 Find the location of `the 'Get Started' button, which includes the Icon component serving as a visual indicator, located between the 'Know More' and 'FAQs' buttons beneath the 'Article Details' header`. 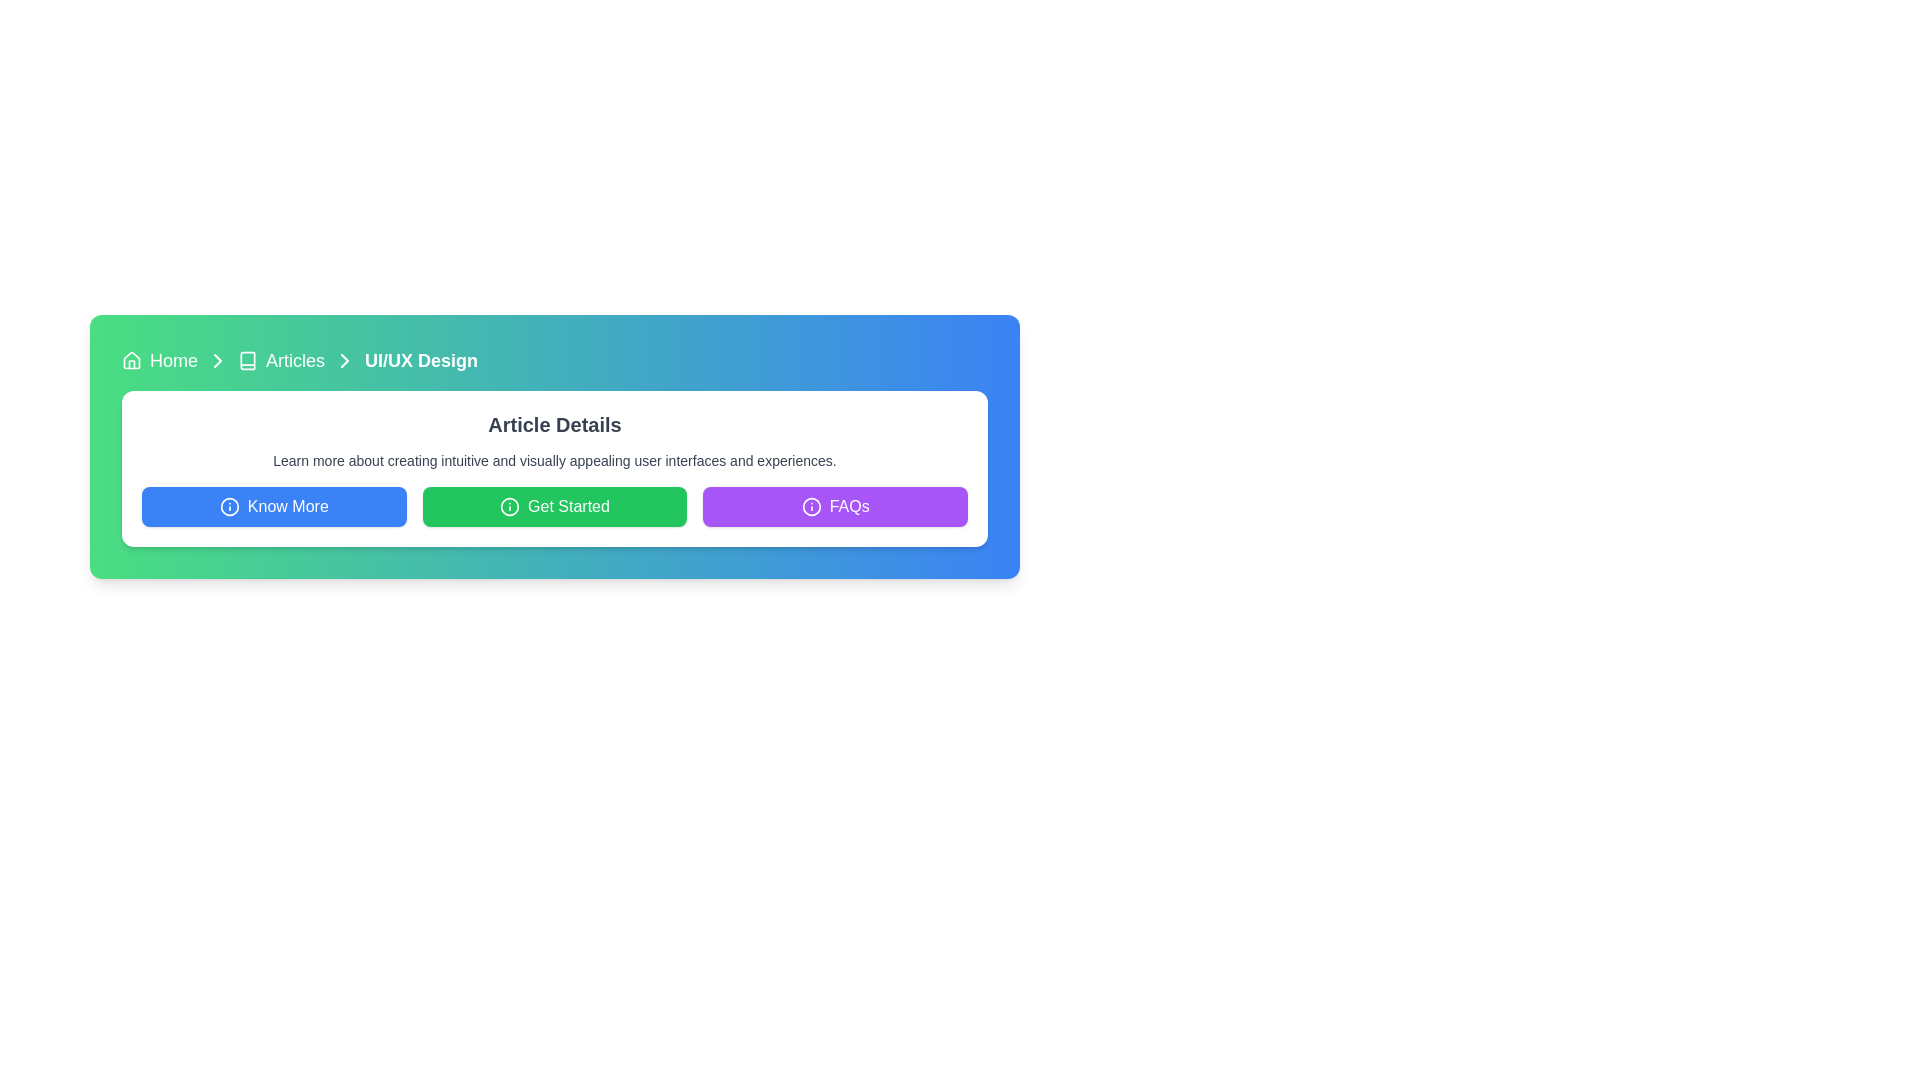

the 'Get Started' button, which includes the Icon component serving as a visual indicator, located between the 'Know More' and 'FAQs' buttons beneath the 'Article Details' header is located at coordinates (510, 505).